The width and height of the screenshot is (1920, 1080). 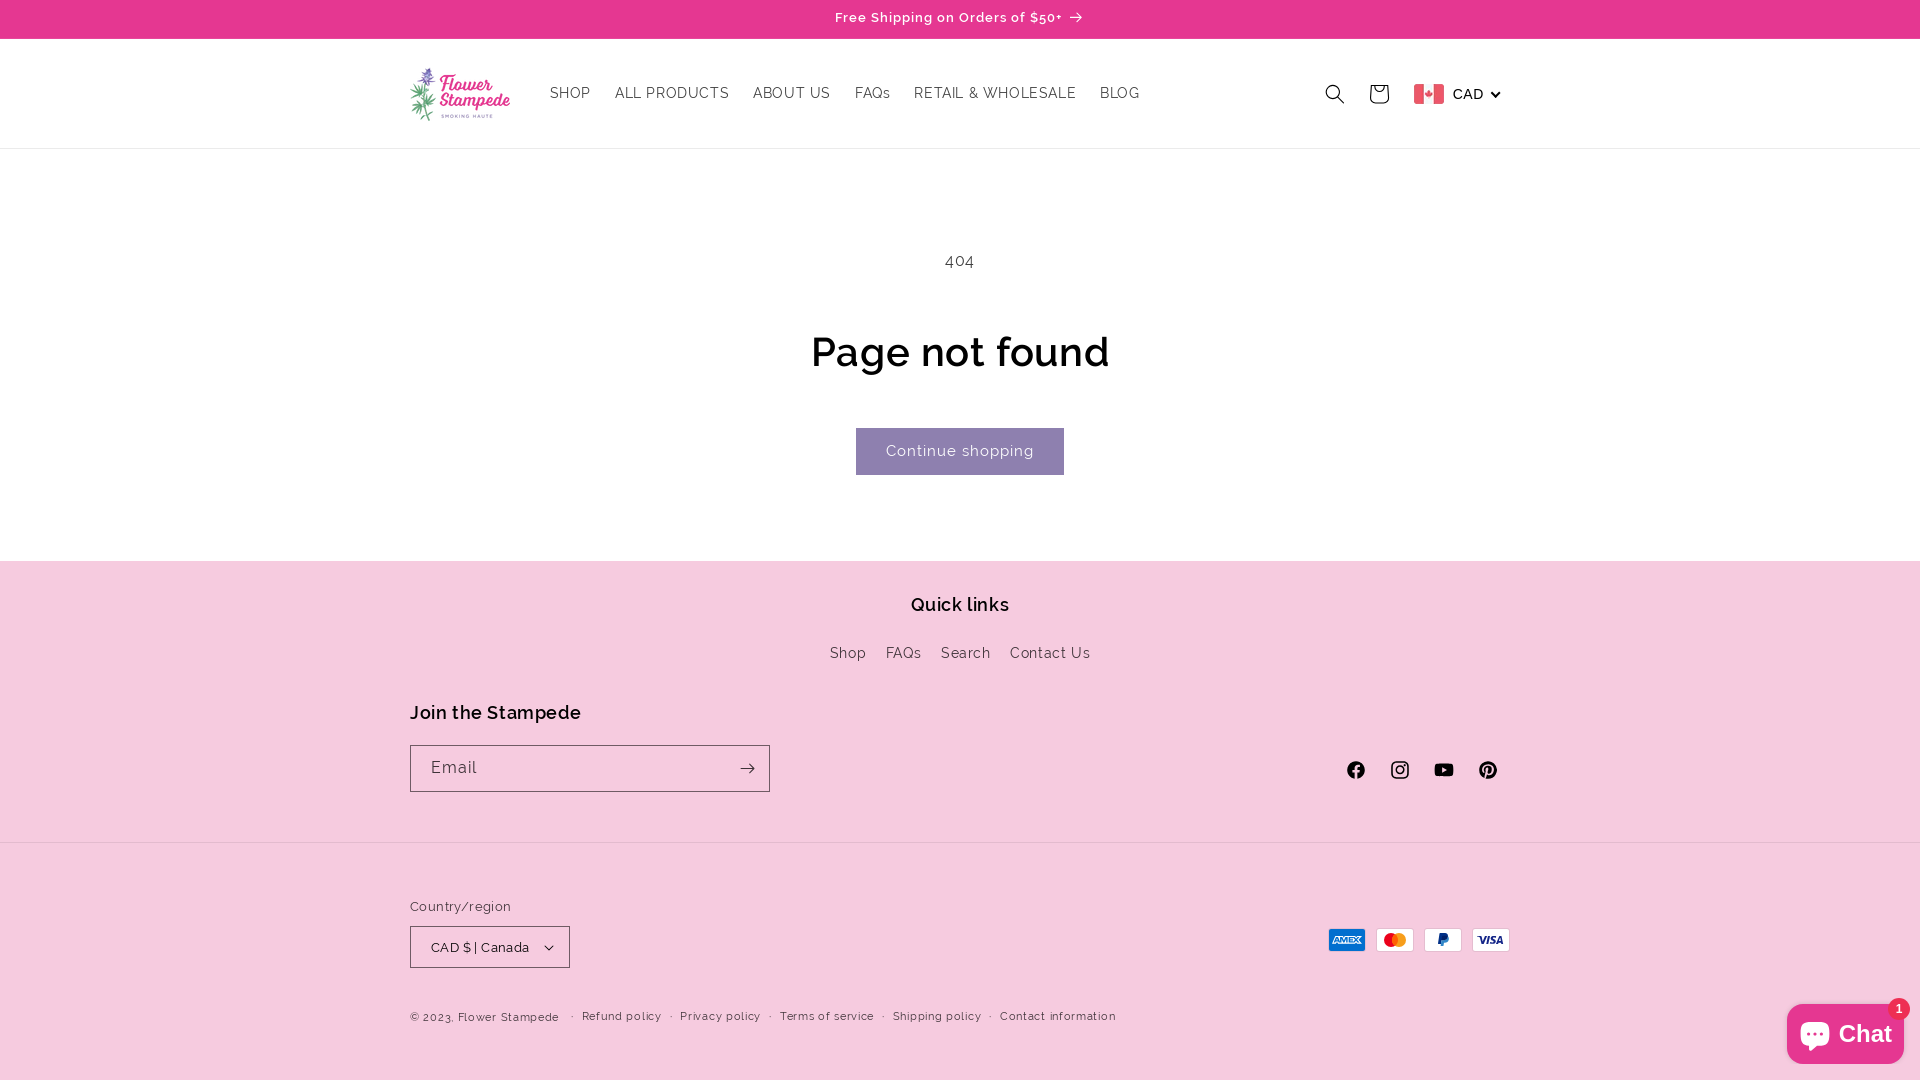 What do you see at coordinates (672, 92) in the screenshot?
I see `'ALL PRODUCTS'` at bounding box center [672, 92].